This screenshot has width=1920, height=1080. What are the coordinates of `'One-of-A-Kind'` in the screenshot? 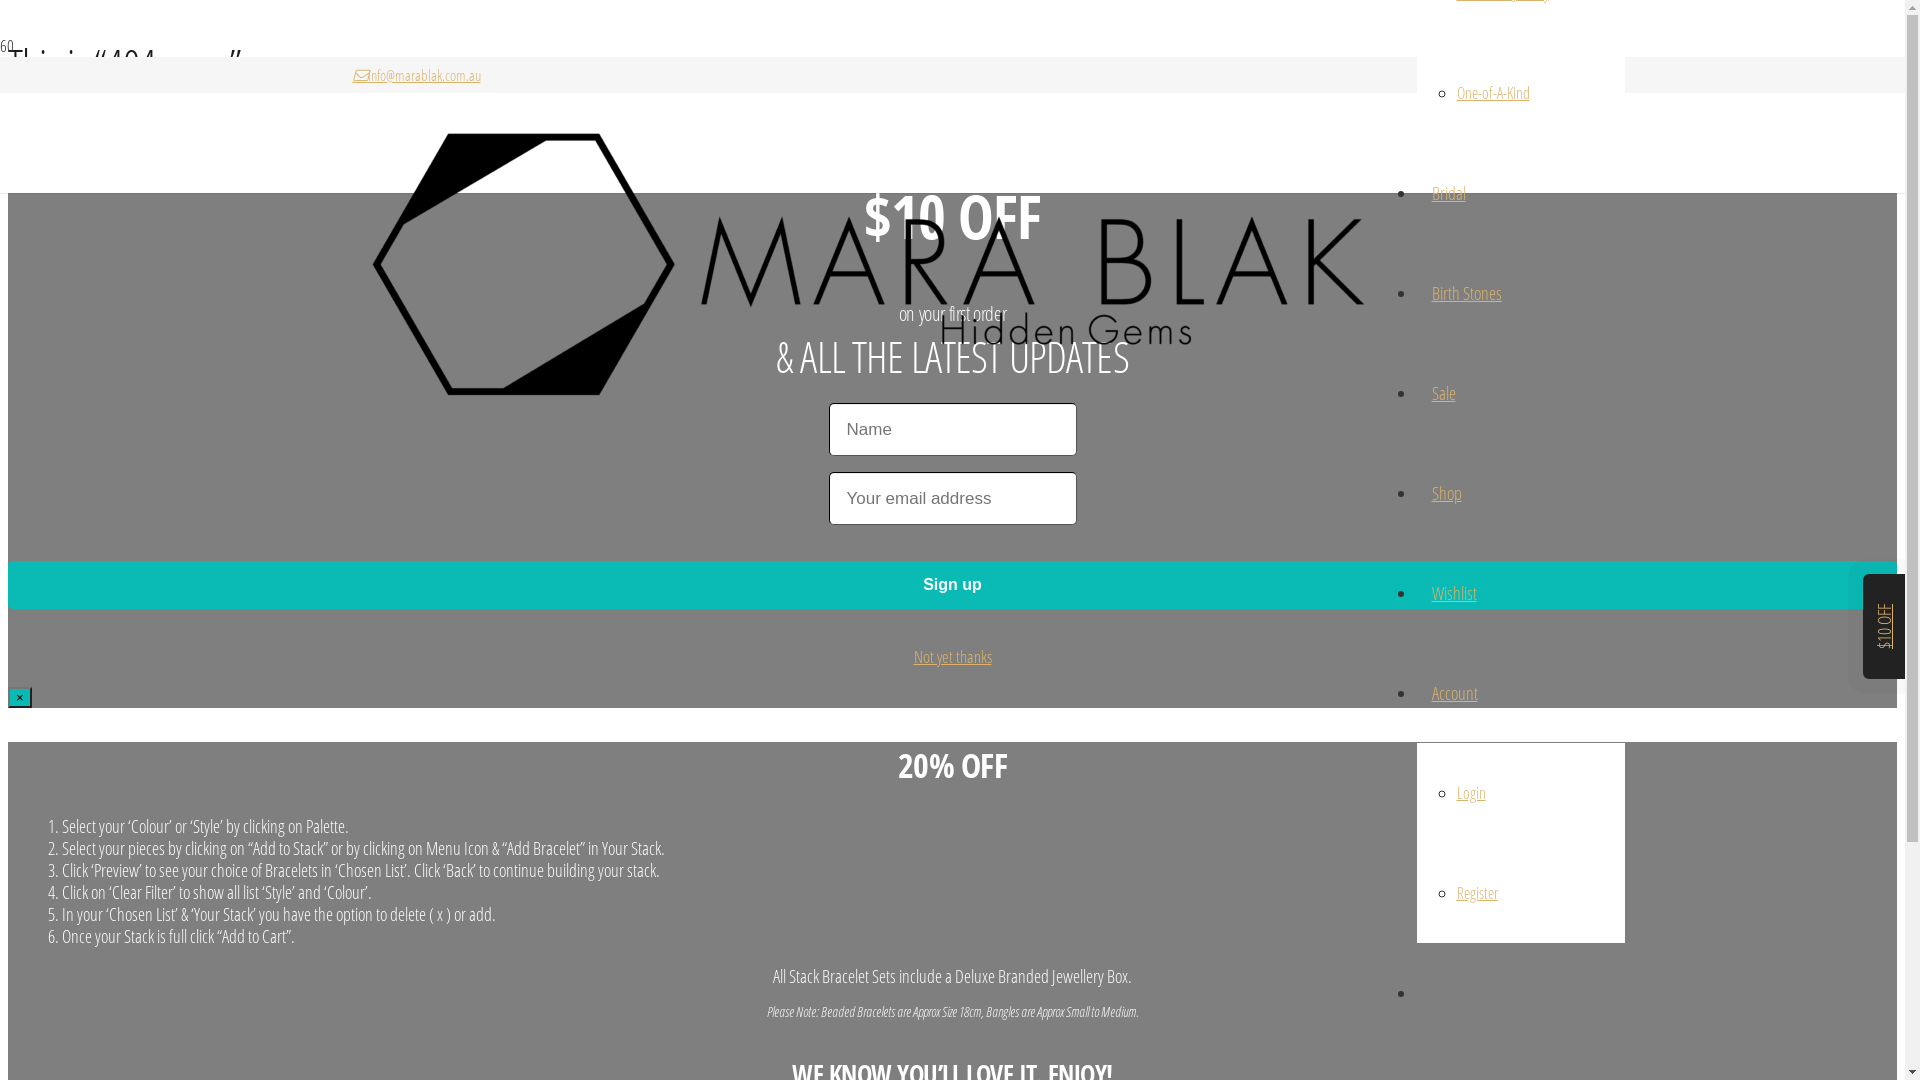 It's located at (1455, 92).